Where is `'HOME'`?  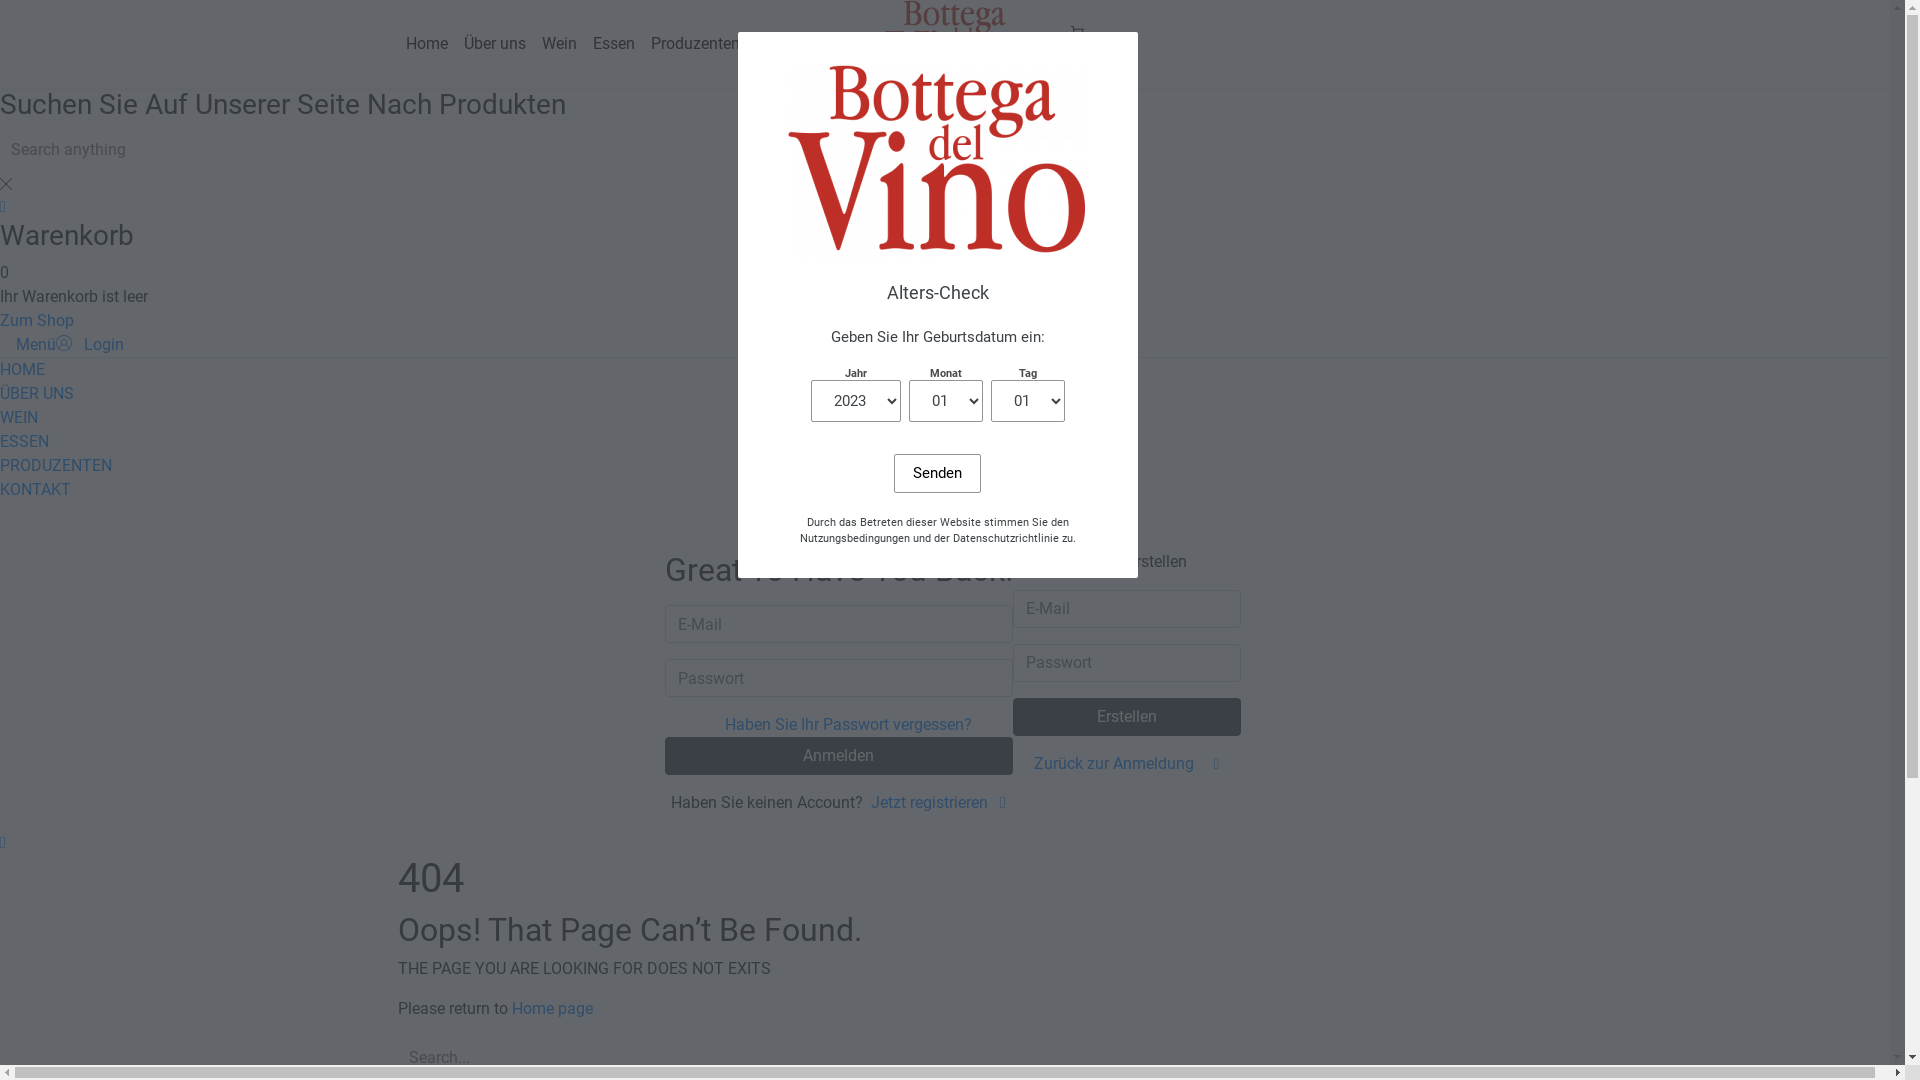
'HOME' is located at coordinates (22, 369).